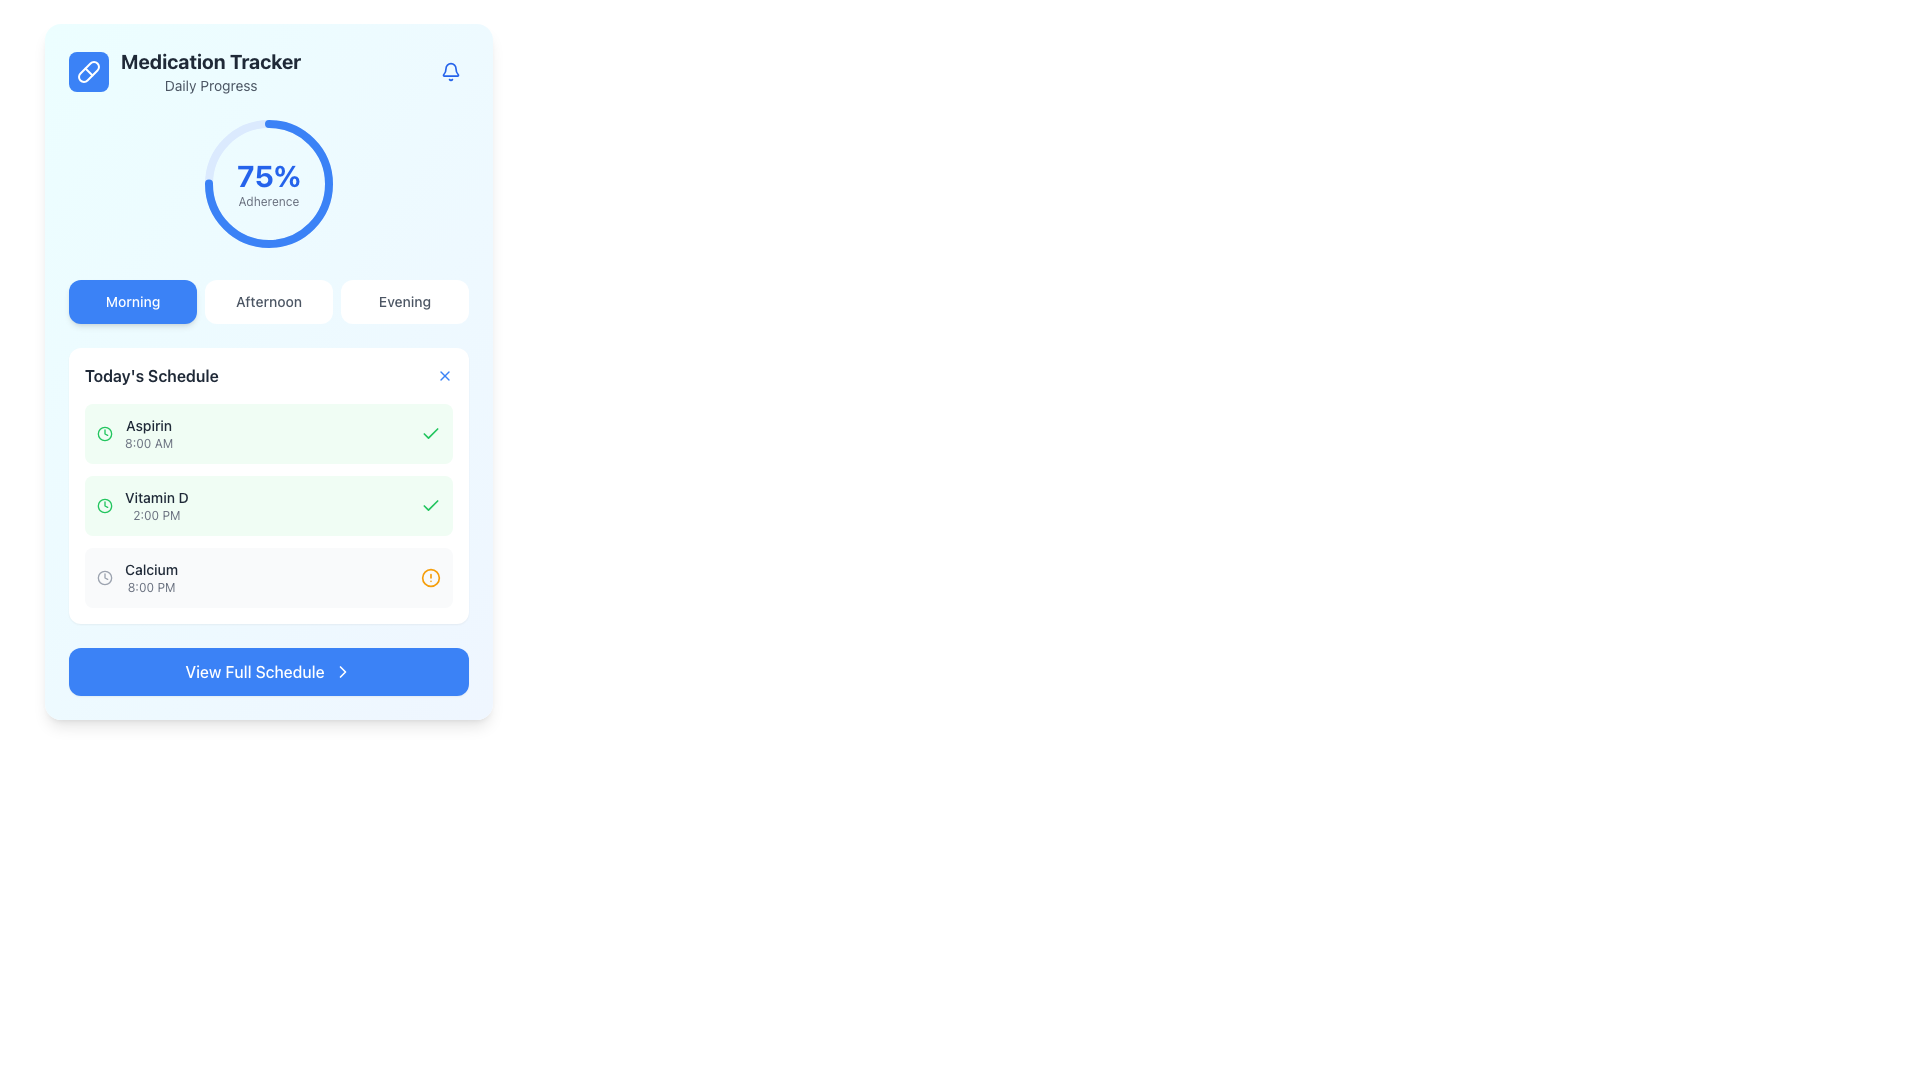 Image resolution: width=1920 pixels, height=1080 pixels. I want to click on the list item displaying 'Vitamin D' in the second row of the 'Today's Schedule' section, which is located between 'Aspirin 8:00 AM' and 'Calcium 8:00 PM', so click(141, 504).